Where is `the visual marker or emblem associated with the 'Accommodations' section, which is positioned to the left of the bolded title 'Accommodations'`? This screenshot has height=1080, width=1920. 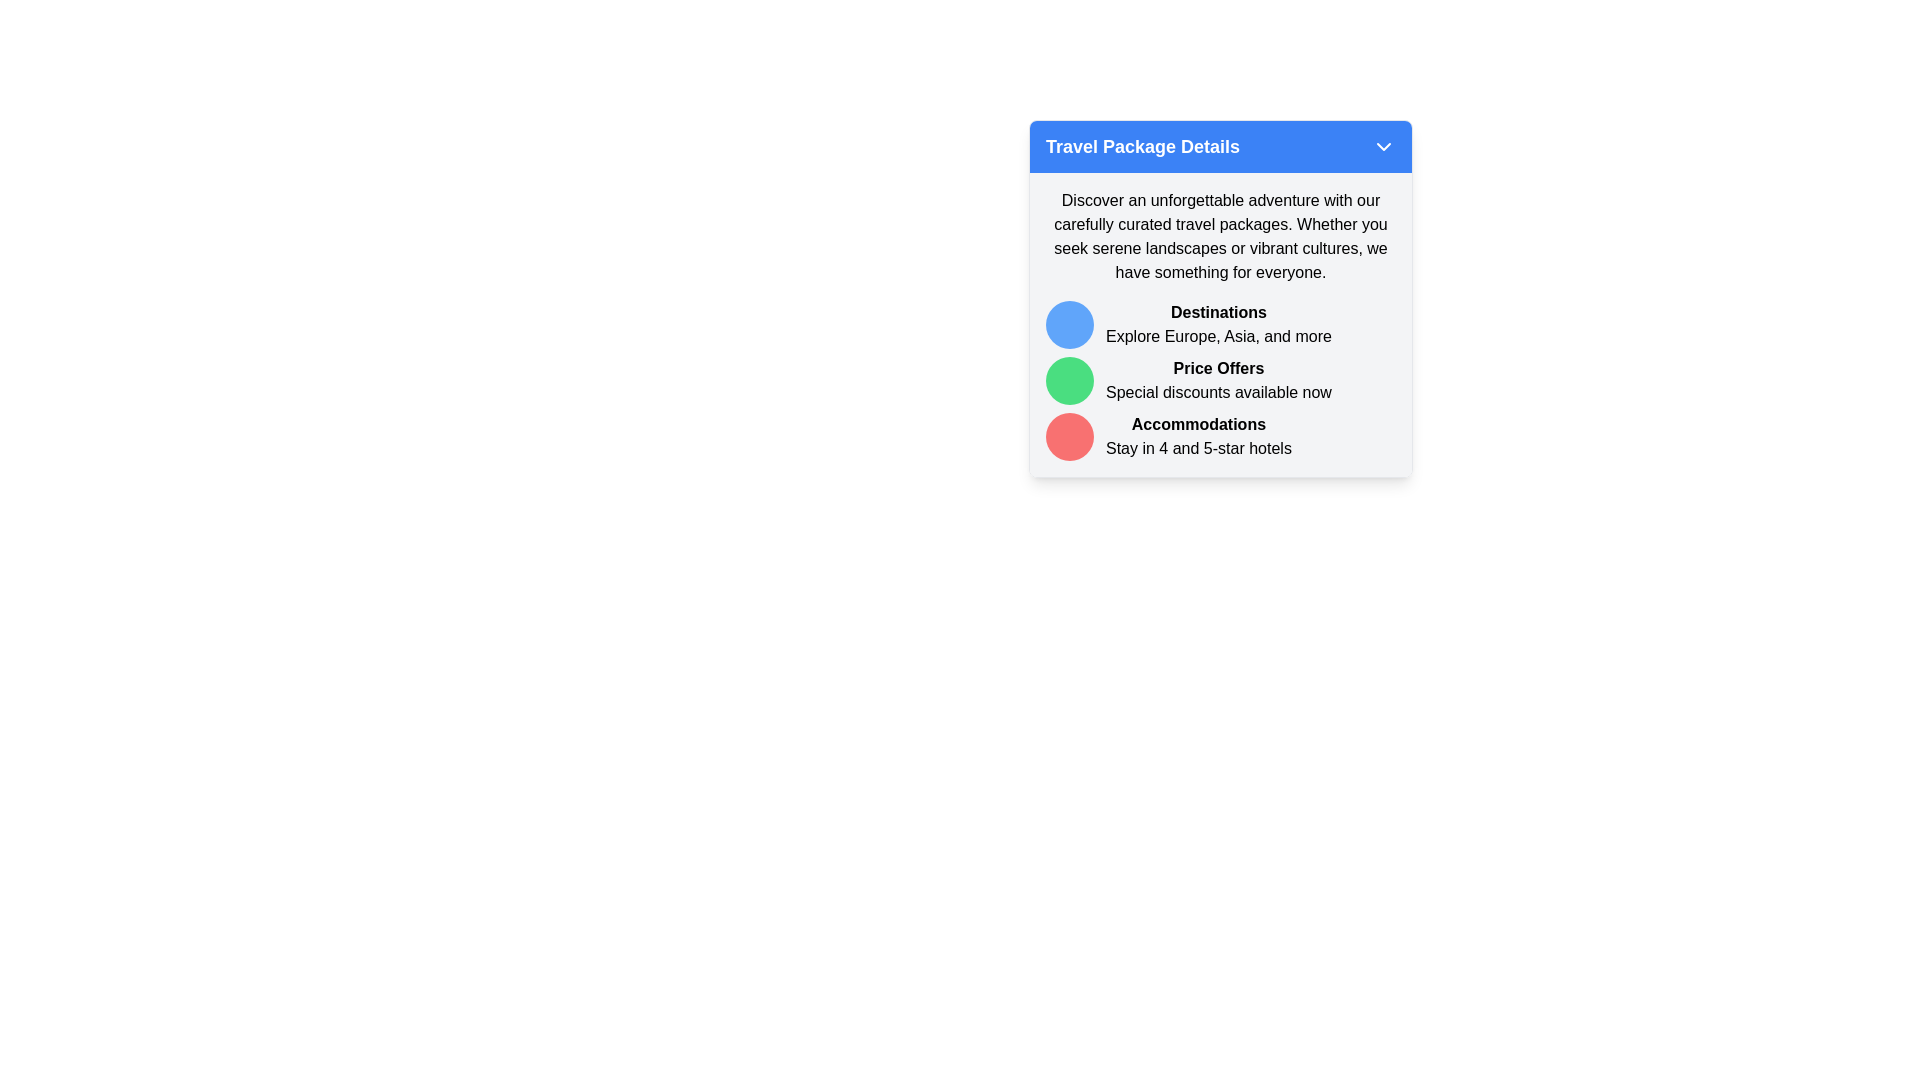
the visual marker or emblem associated with the 'Accommodations' section, which is positioned to the left of the bolded title 'Accommodations' is located at coordinates (1069, 435).